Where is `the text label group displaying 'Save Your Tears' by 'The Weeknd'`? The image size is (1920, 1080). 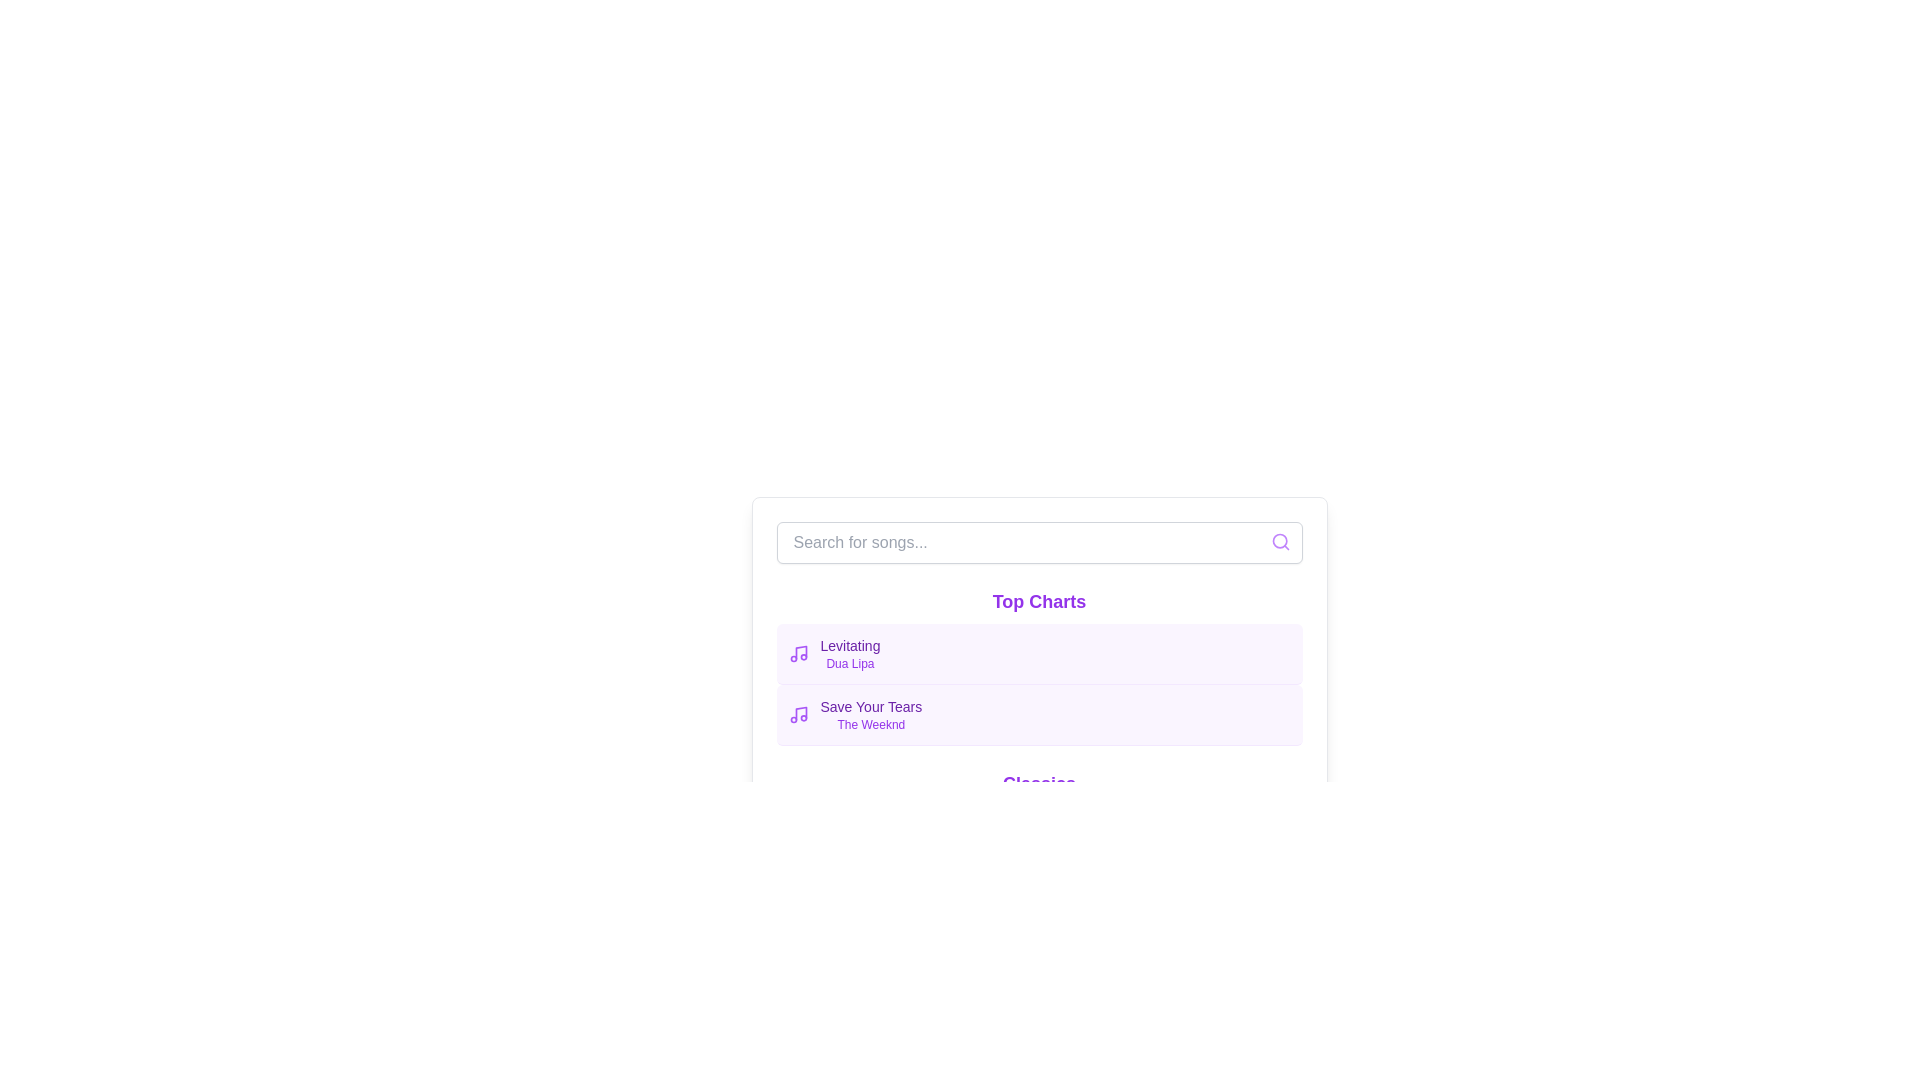 the text label group displaying 'Save Your Tears' by 'The Weeknd' is located at coordinates (871, 713).